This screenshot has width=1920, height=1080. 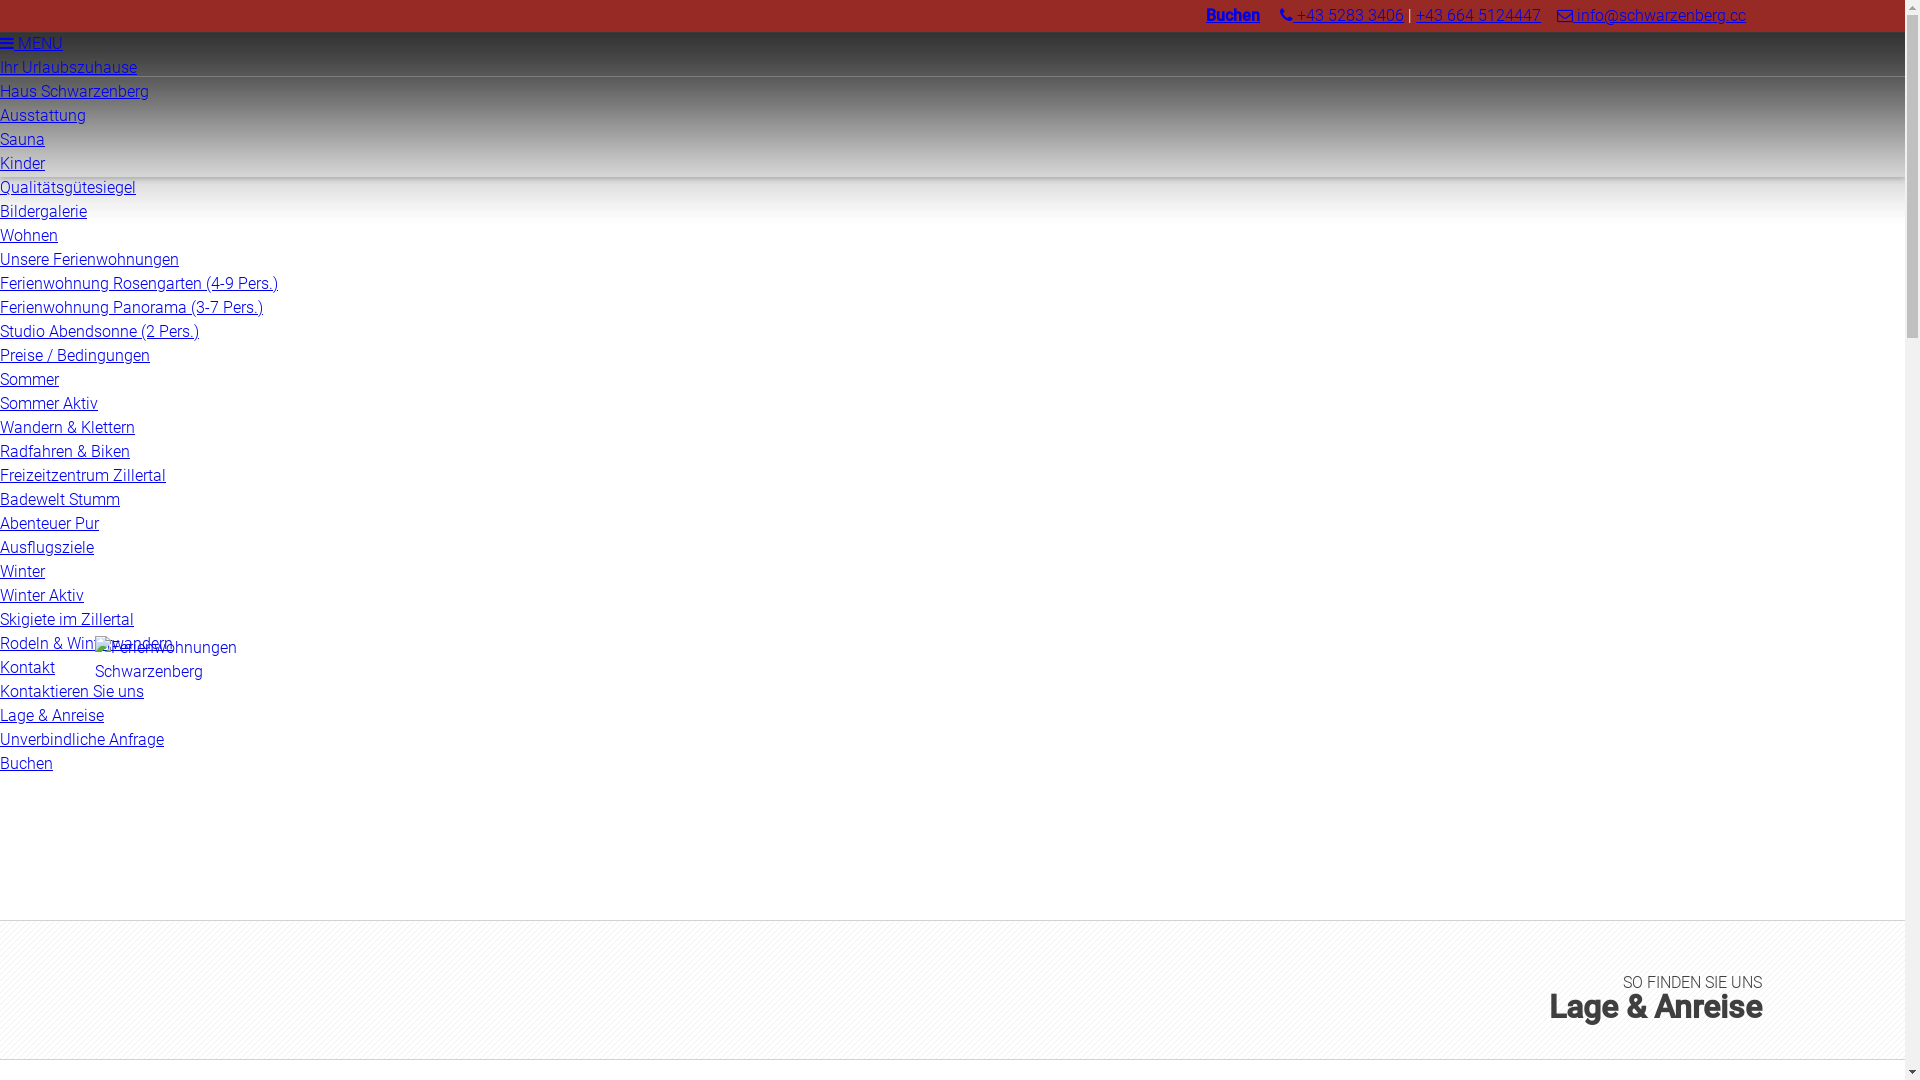 What do you see at coordinates (0, 426) in the screenshot?
I see `'Wandern & Klettern'` at bounding box center [0, 426].